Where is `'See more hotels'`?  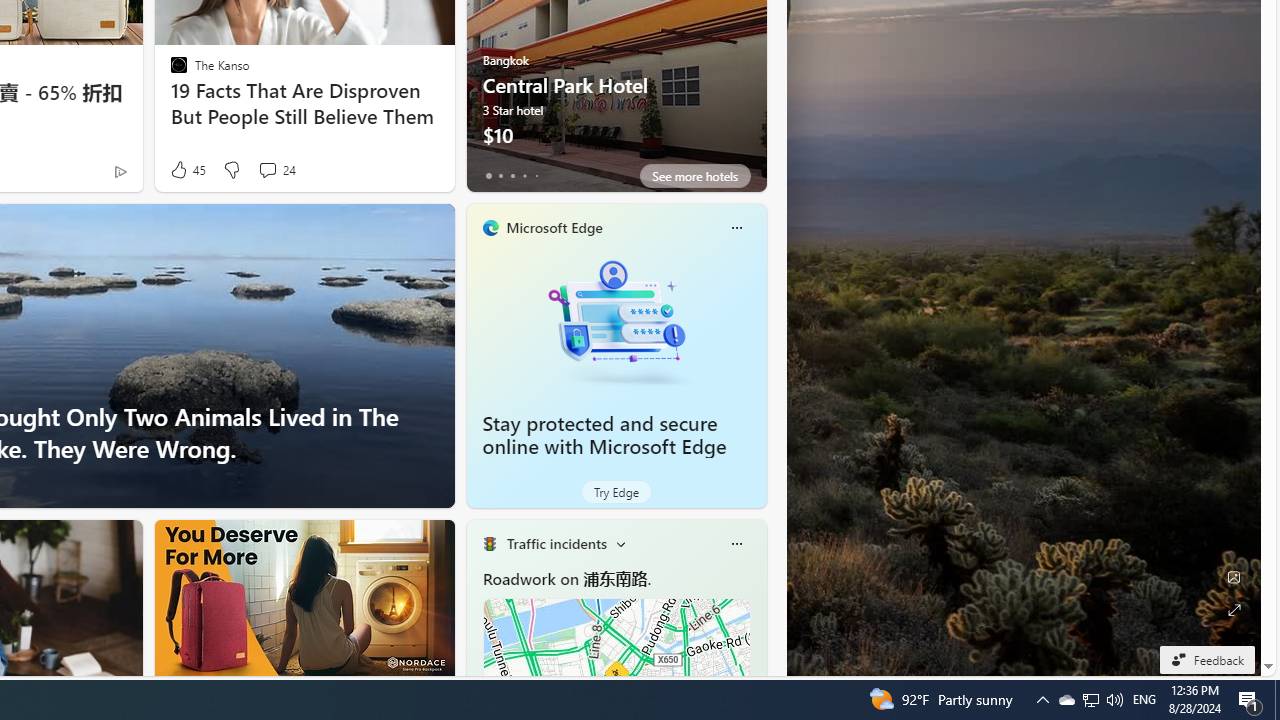 'See more hotels' is located at coordinates (695, 175).